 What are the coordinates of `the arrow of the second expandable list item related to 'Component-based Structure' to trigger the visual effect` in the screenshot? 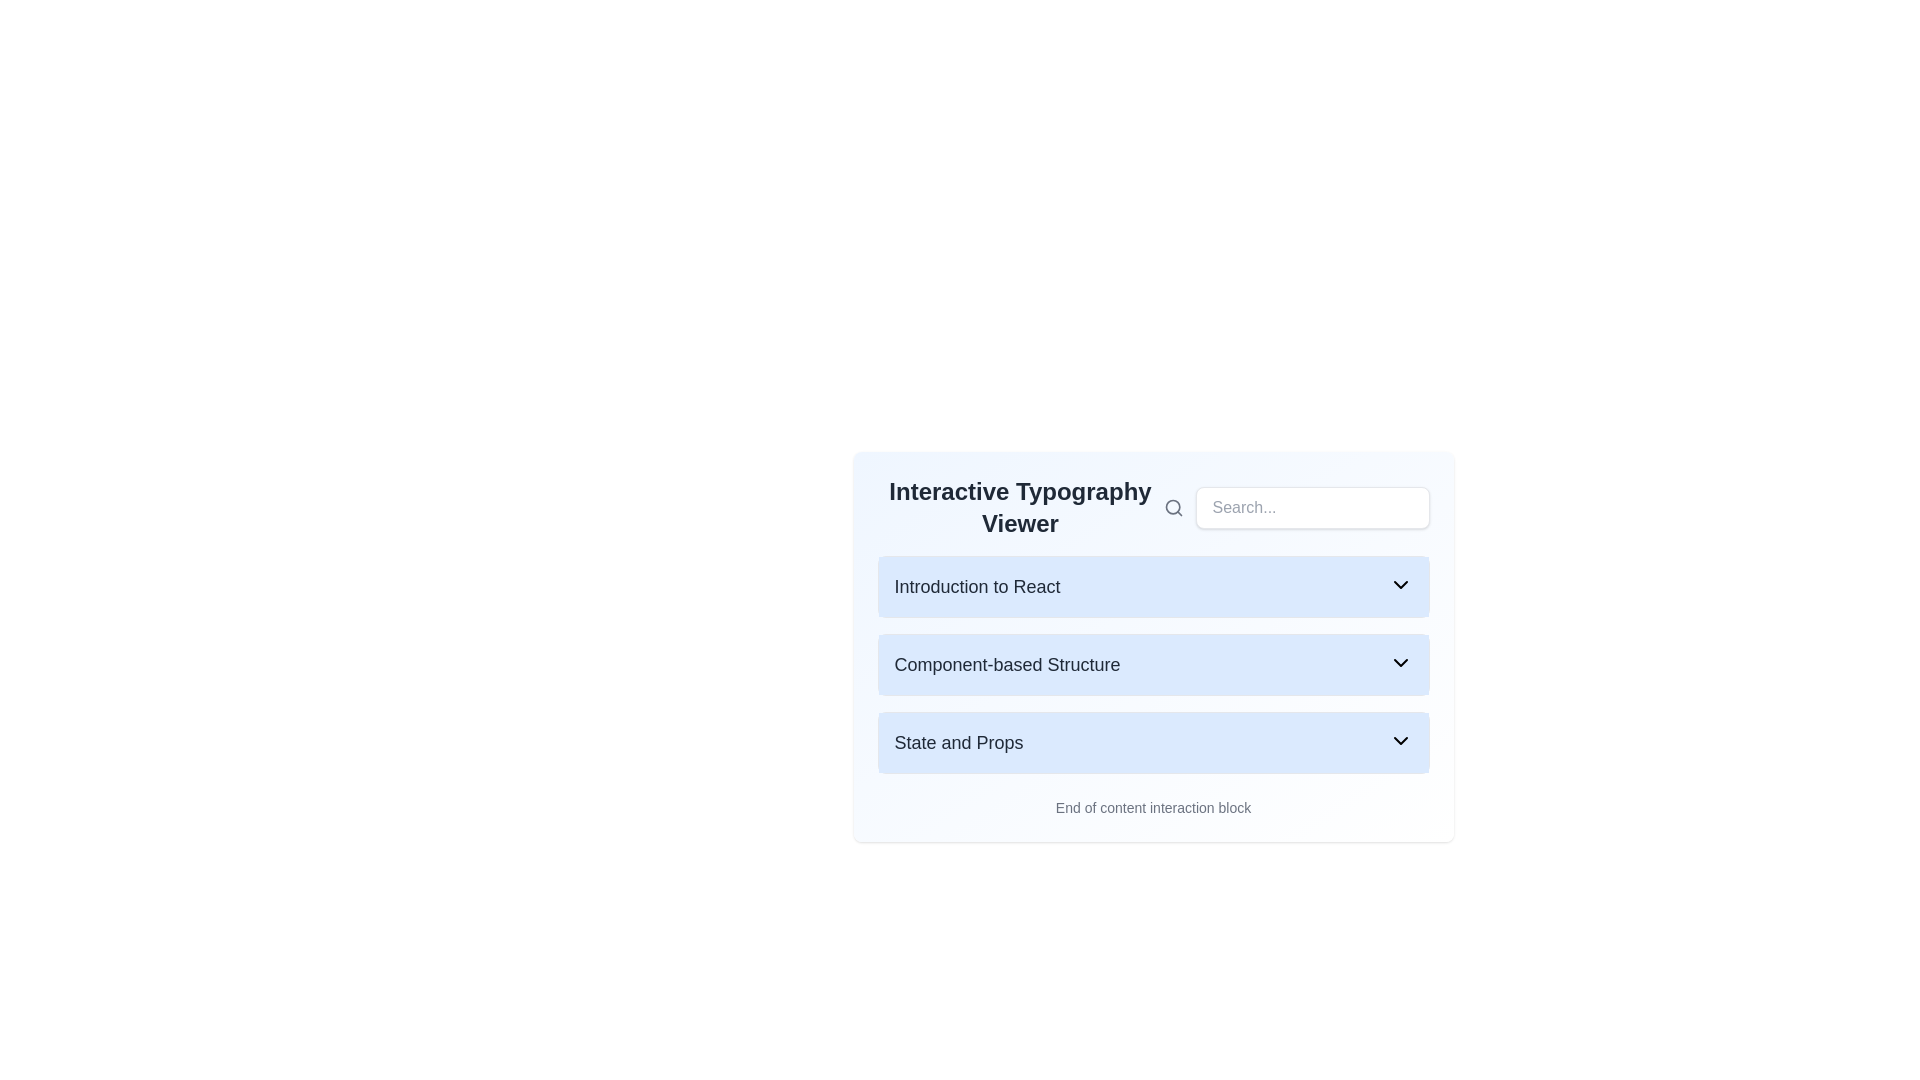 It's located at (1153, 664).